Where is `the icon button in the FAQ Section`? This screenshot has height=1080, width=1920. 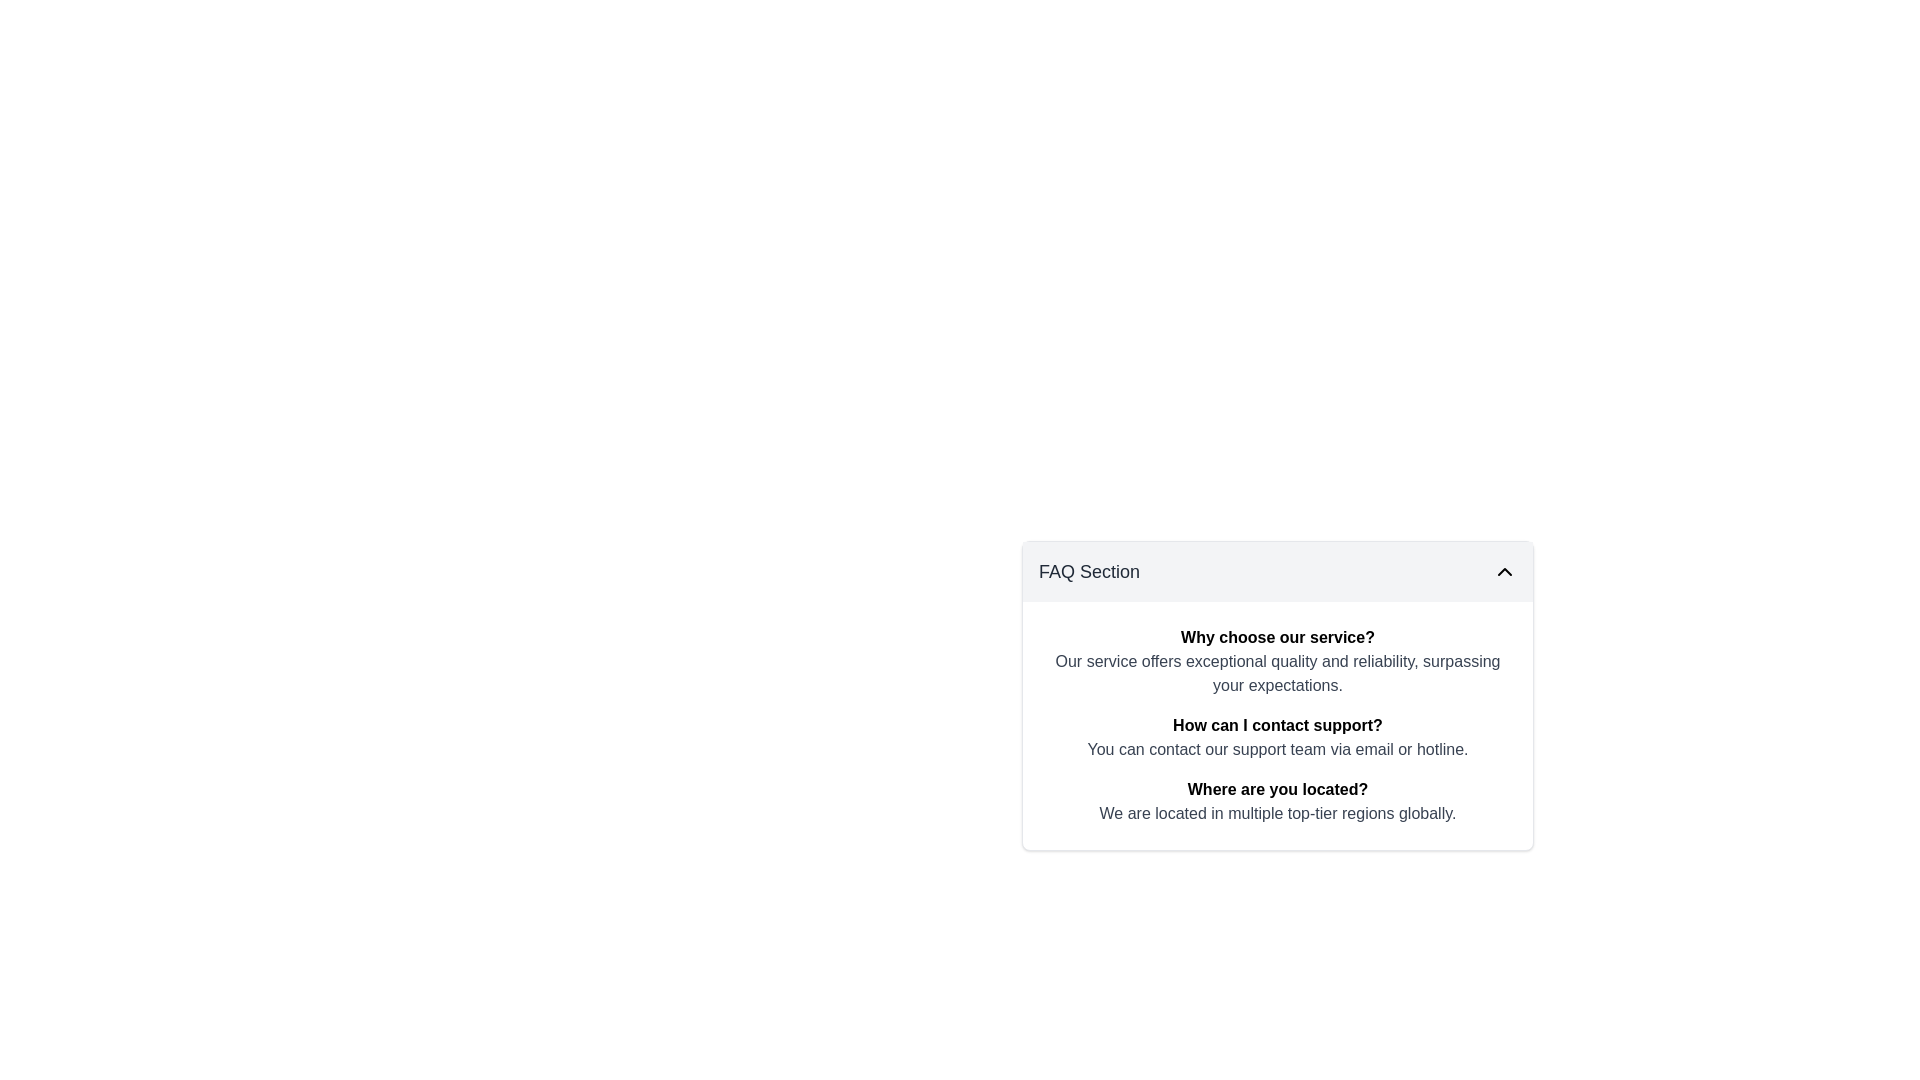
the icon button in the FAQ Section is located at coordinates (1505, 571).